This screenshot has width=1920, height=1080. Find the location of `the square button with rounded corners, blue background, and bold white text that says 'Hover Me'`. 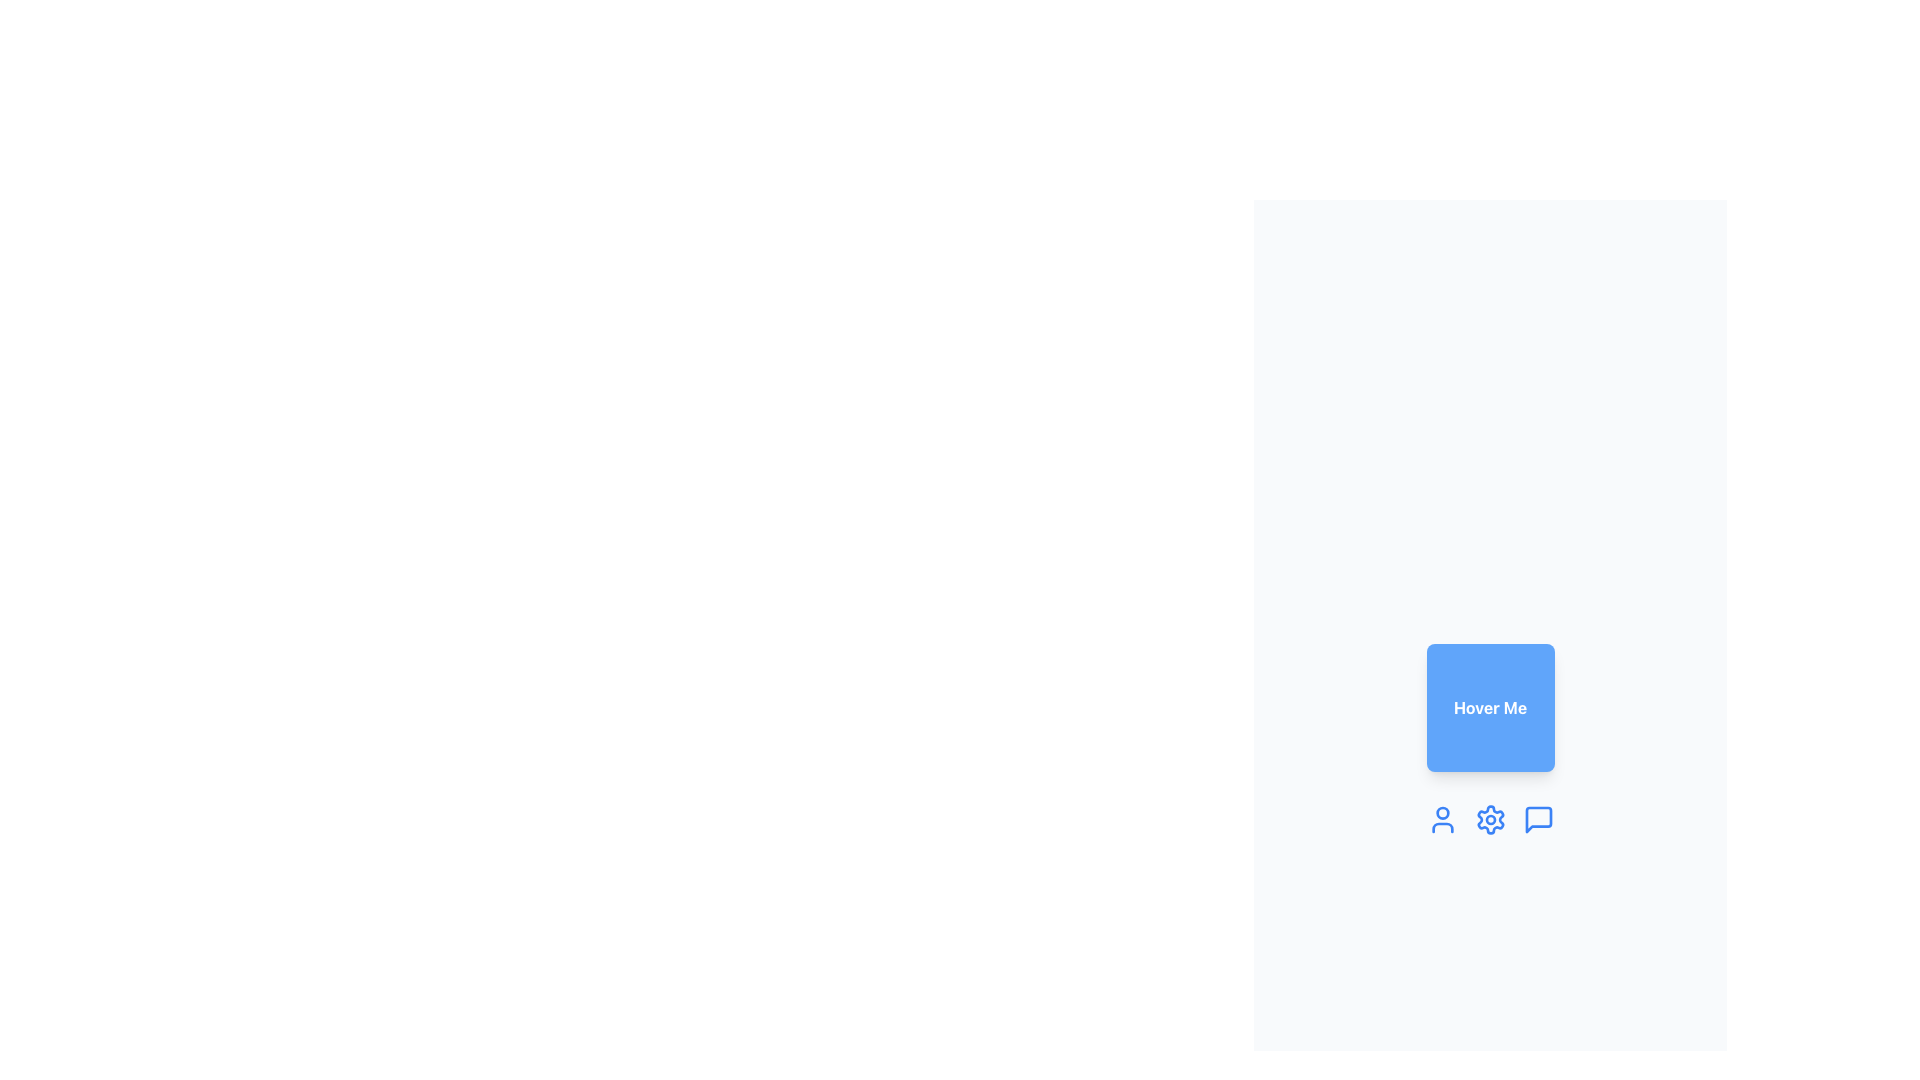

the square button with rounded corners, blue background, and bold white text that says 'Hover Me' is located at coordinates (1490, 707).